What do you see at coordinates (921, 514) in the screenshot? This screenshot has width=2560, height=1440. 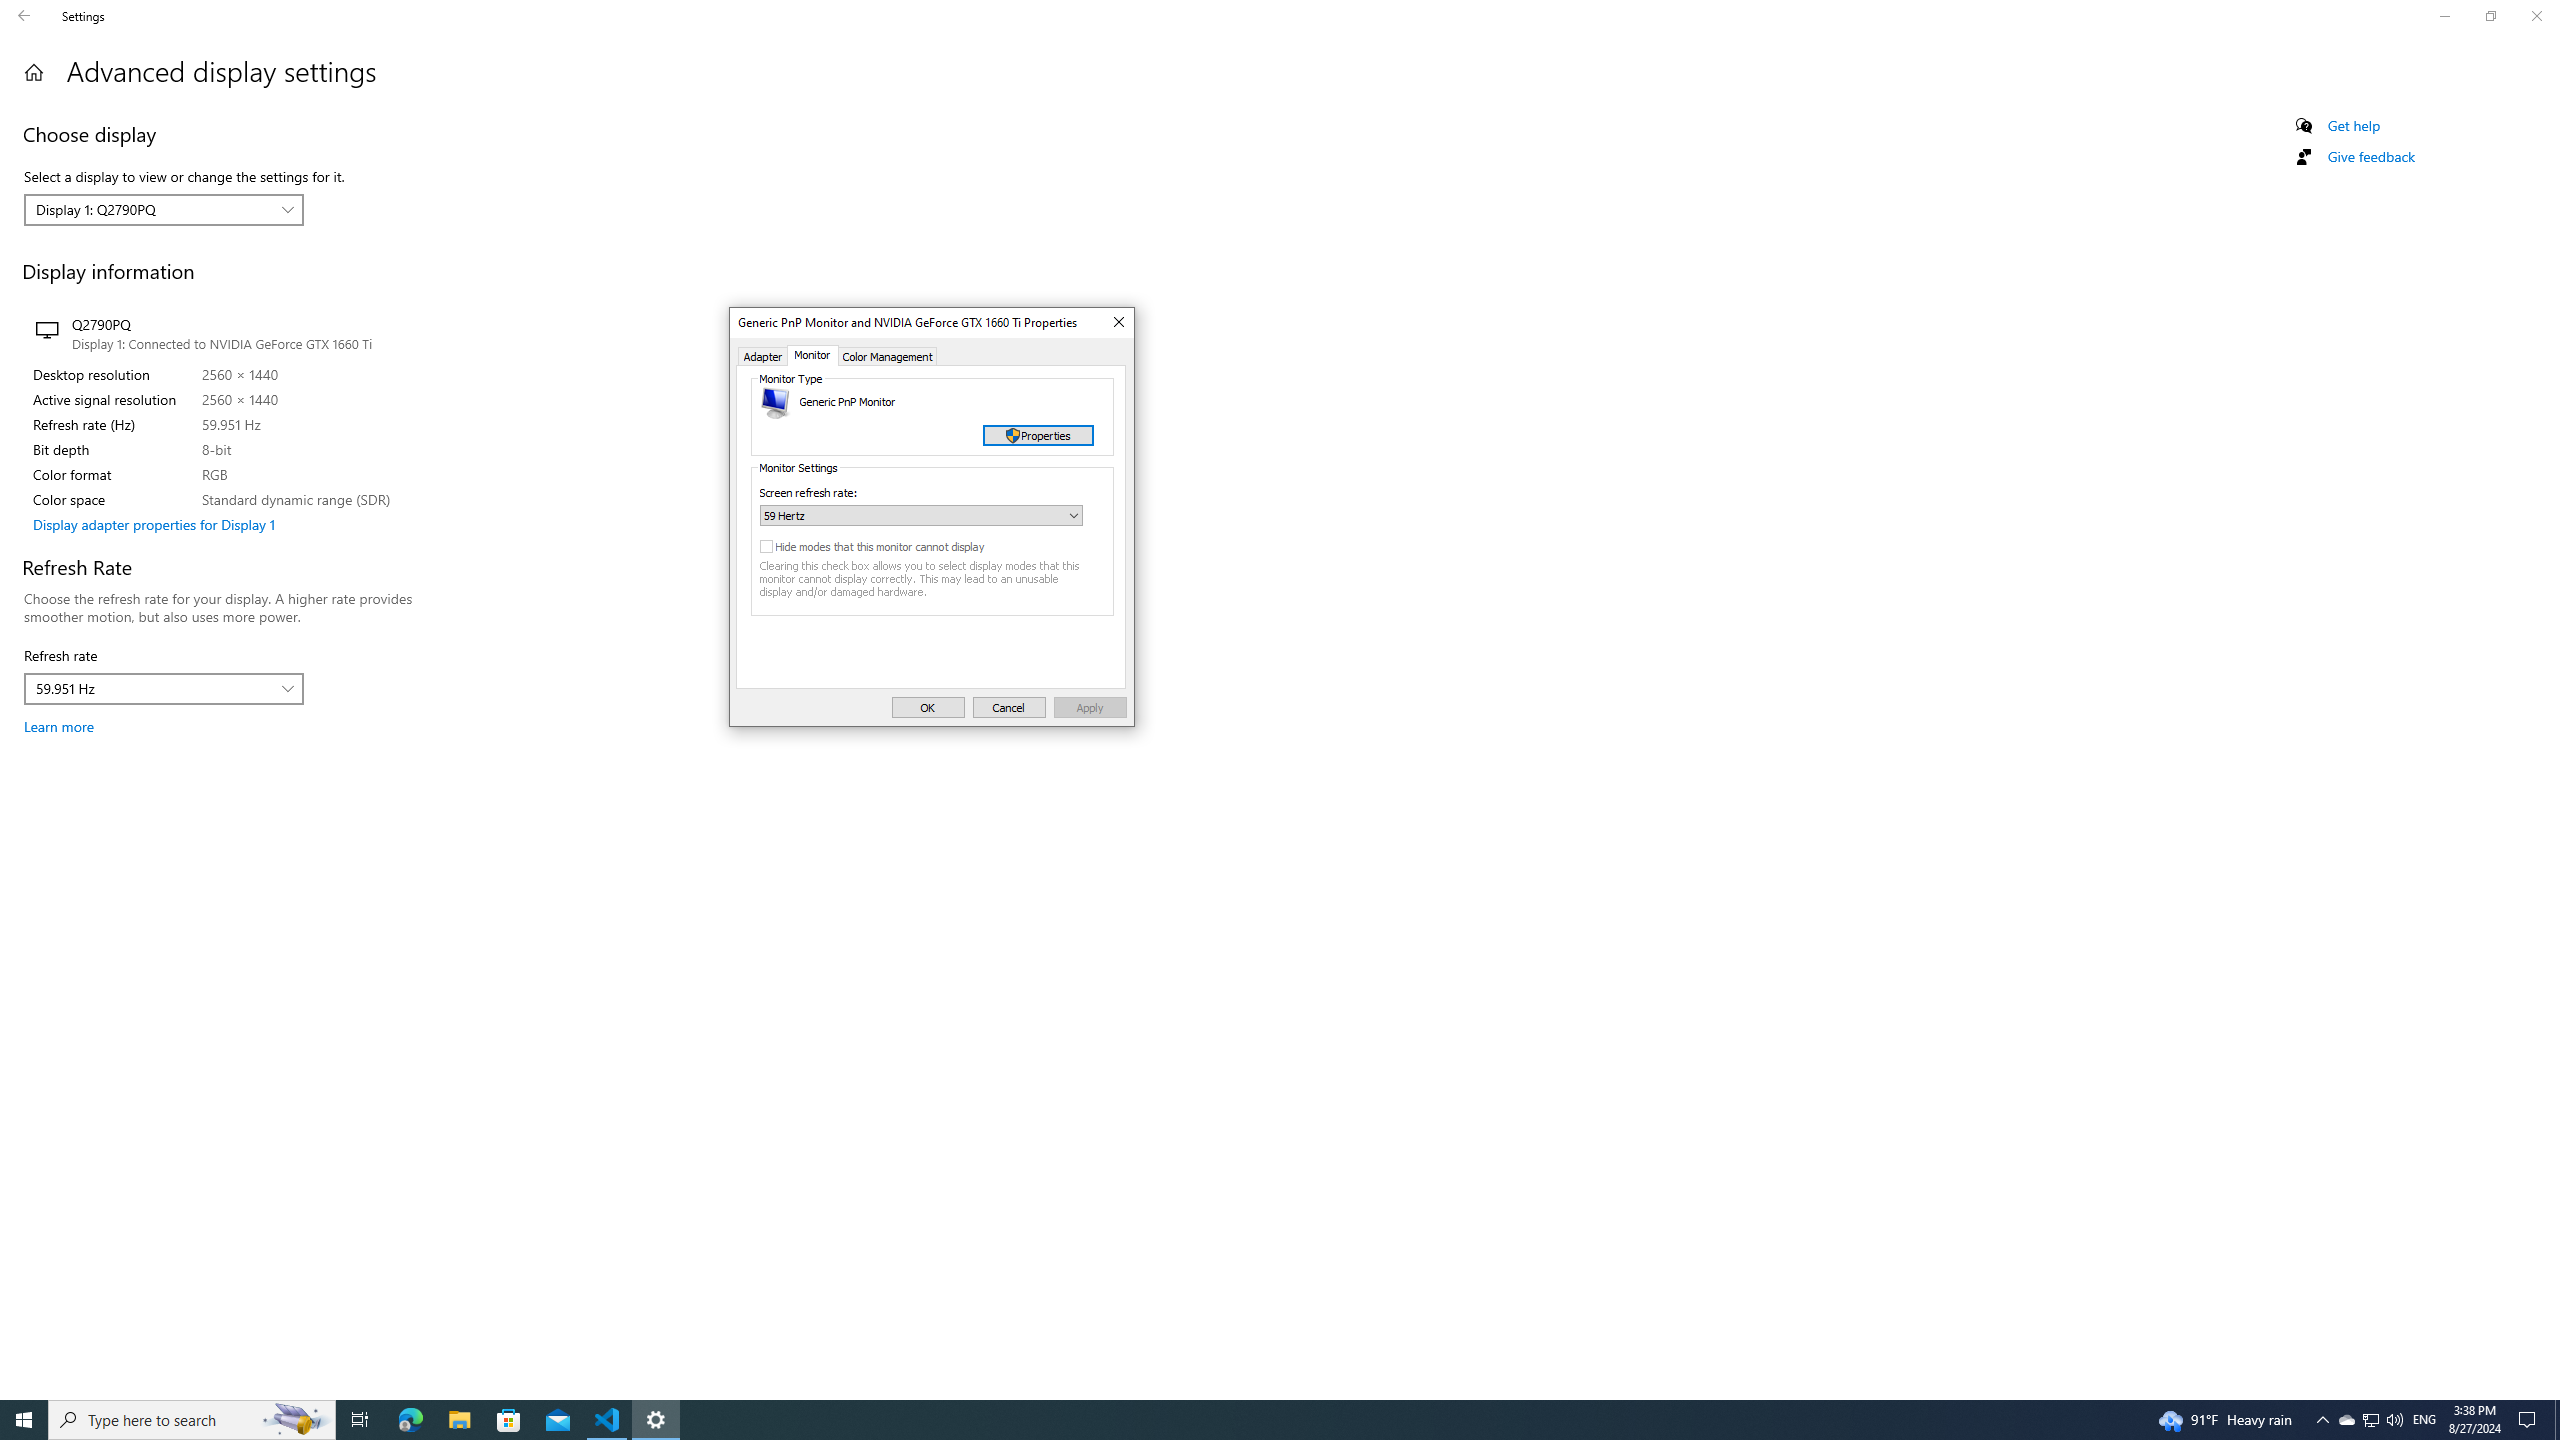 I see `'Screen refresh rate:'` at bounding box center [921, 514].